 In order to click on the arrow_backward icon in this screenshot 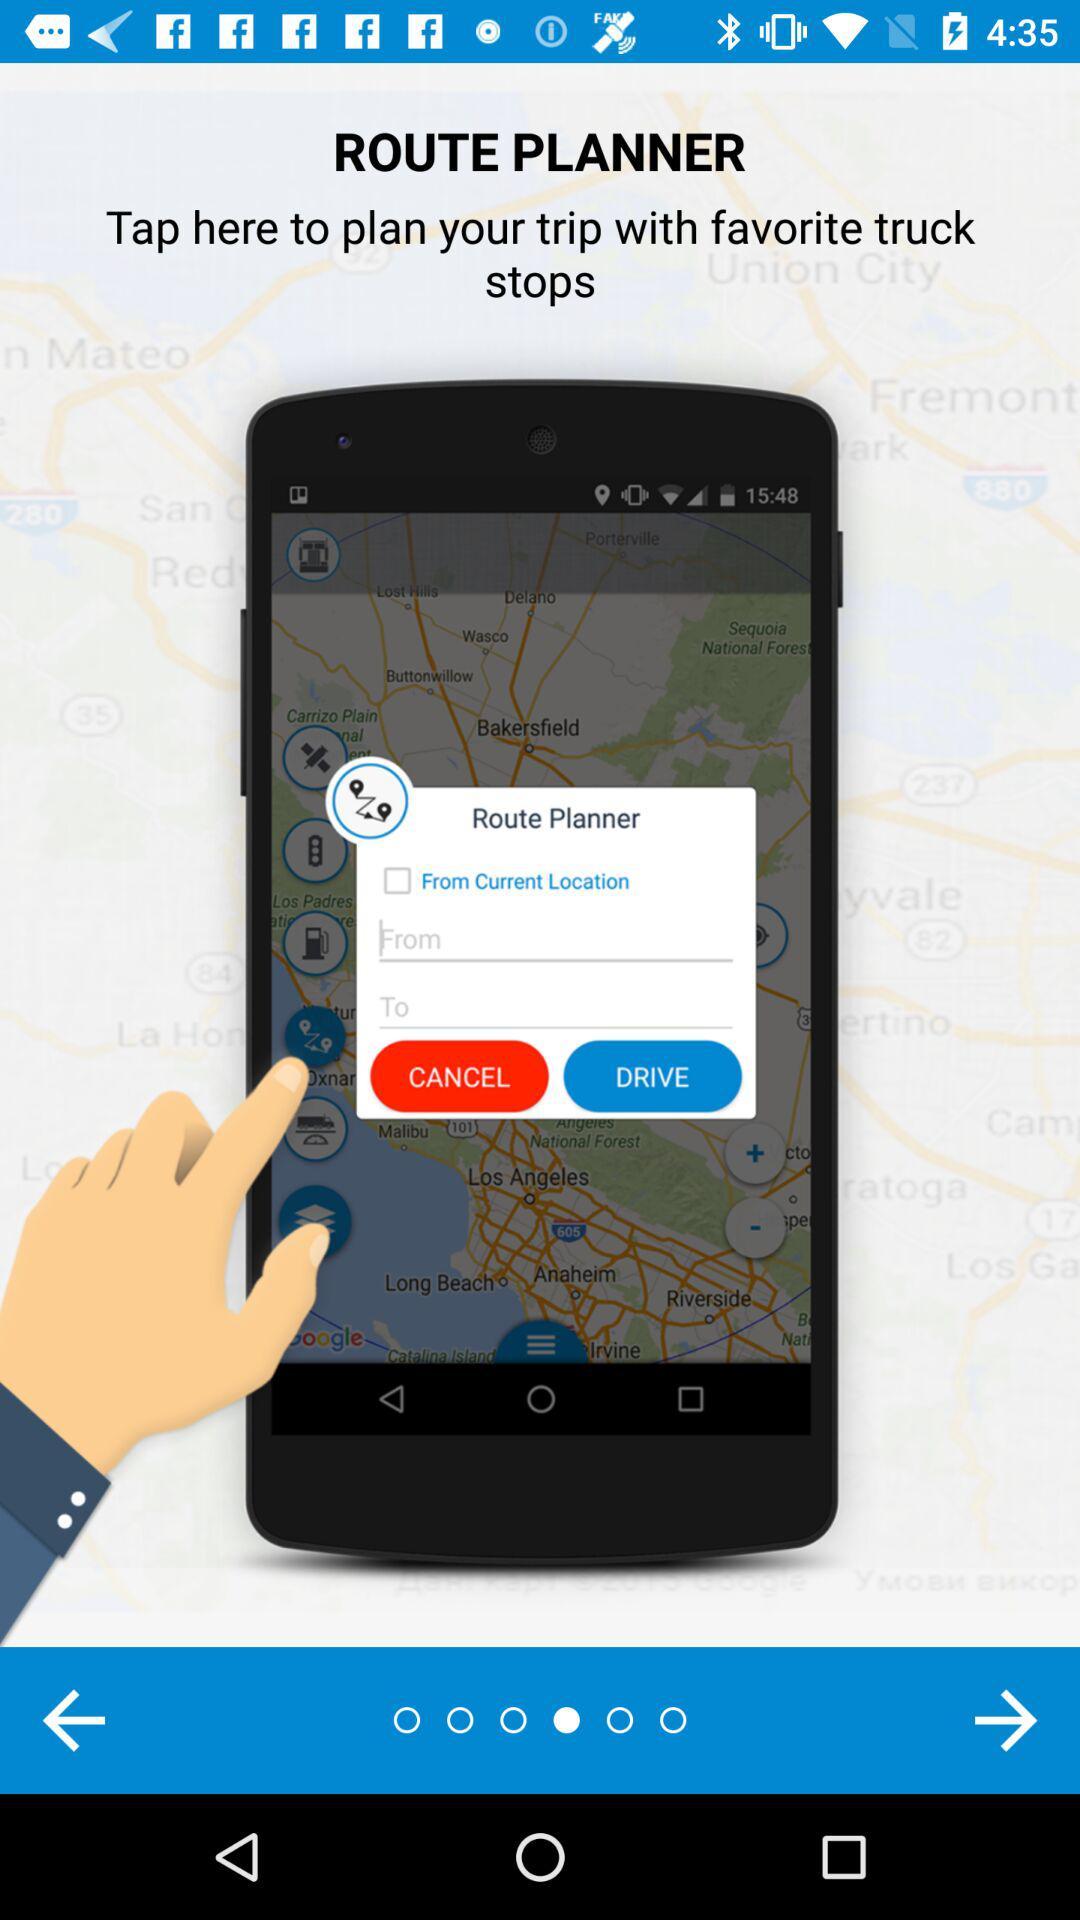, I will do `click(72, 1719)`.